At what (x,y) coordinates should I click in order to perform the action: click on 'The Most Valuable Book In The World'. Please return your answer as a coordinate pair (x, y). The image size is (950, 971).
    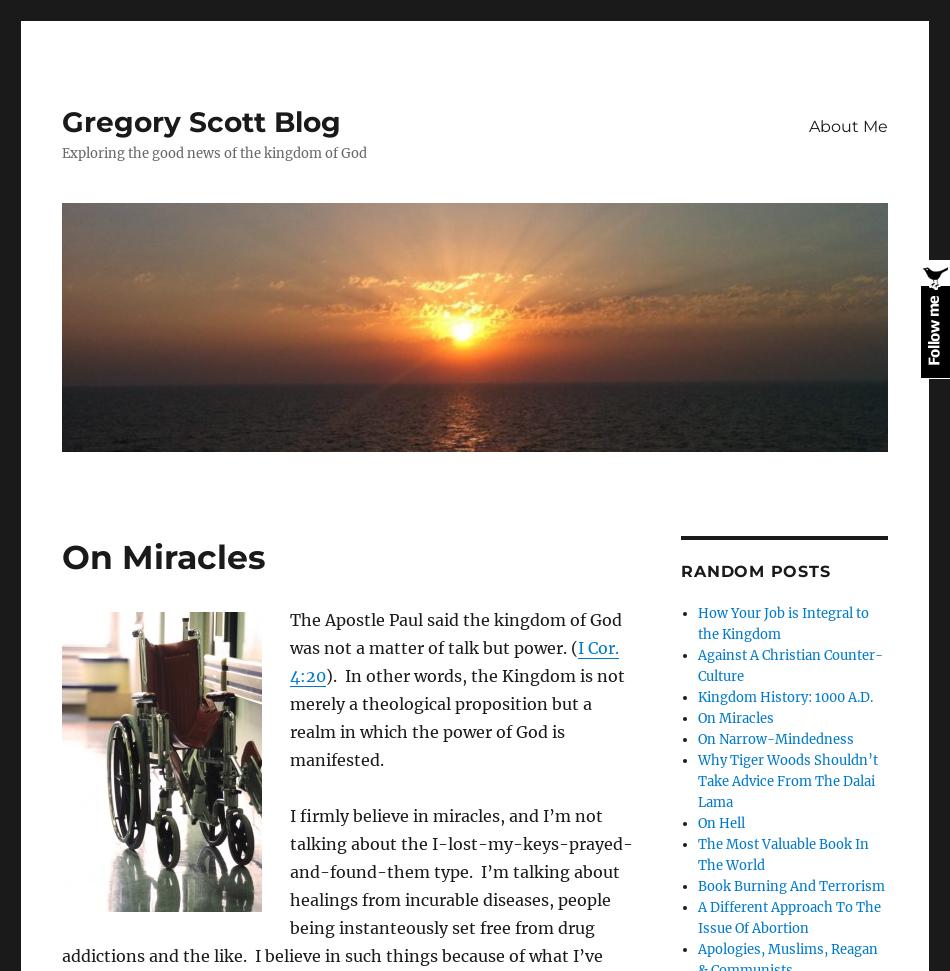
    Looking at the image, I should click on (781, 853).